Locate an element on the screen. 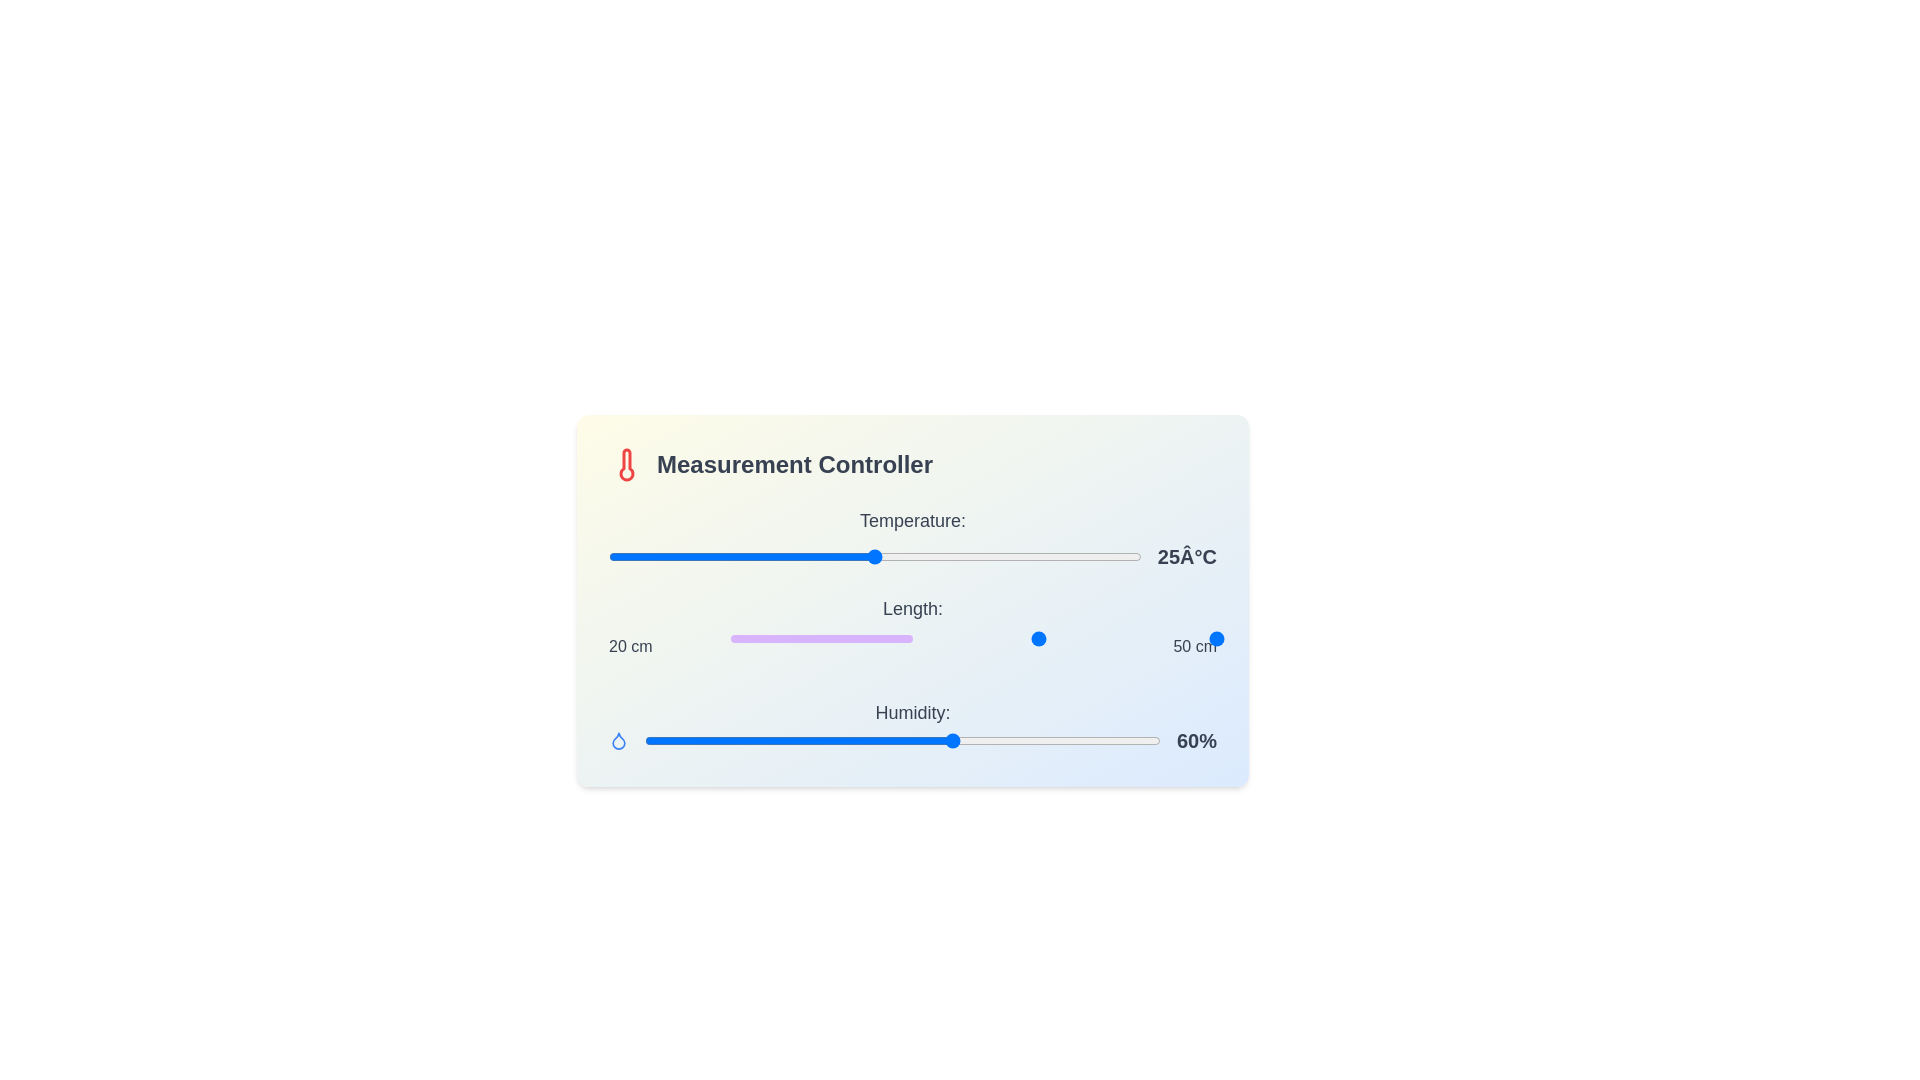 The image size is (1920, 1080). the slider is located at coordinates (971, 556).